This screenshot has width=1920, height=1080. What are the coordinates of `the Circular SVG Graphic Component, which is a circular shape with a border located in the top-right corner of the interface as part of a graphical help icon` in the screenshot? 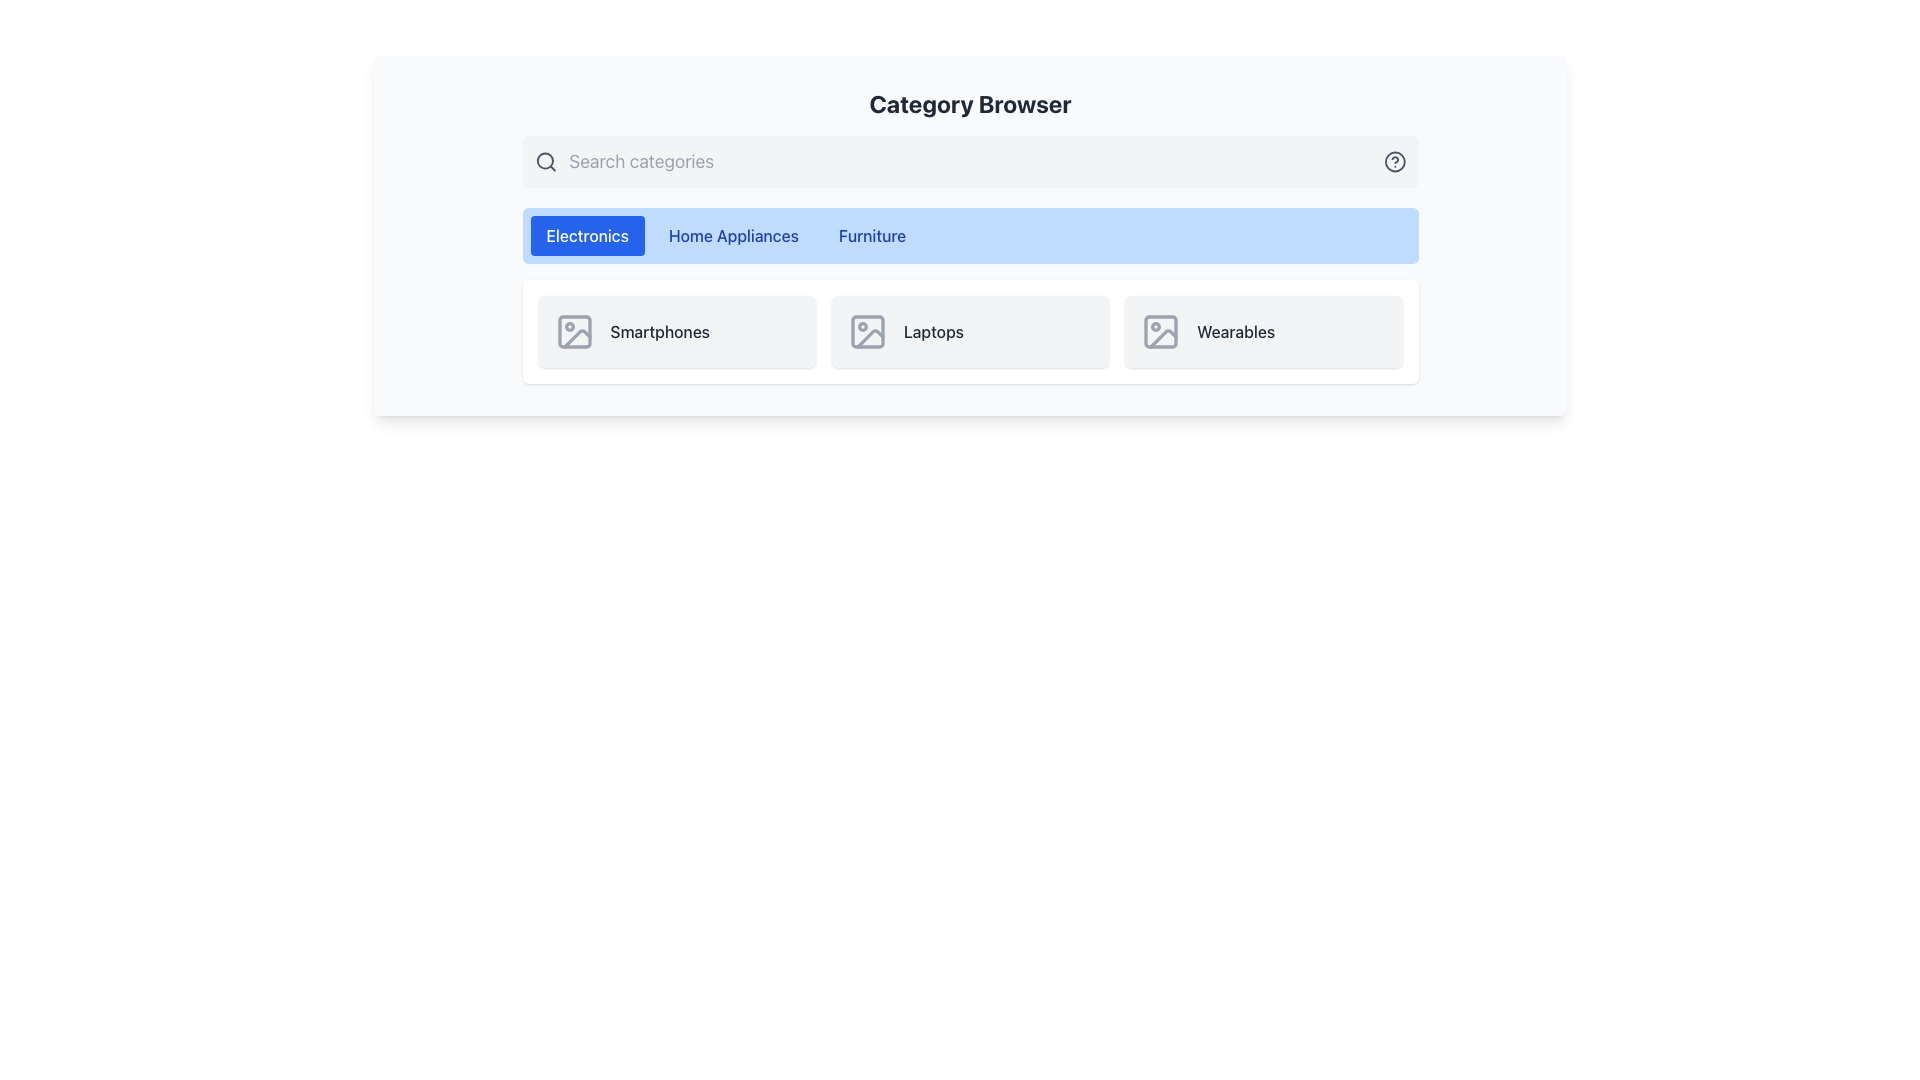 It's located at (1394, 161).